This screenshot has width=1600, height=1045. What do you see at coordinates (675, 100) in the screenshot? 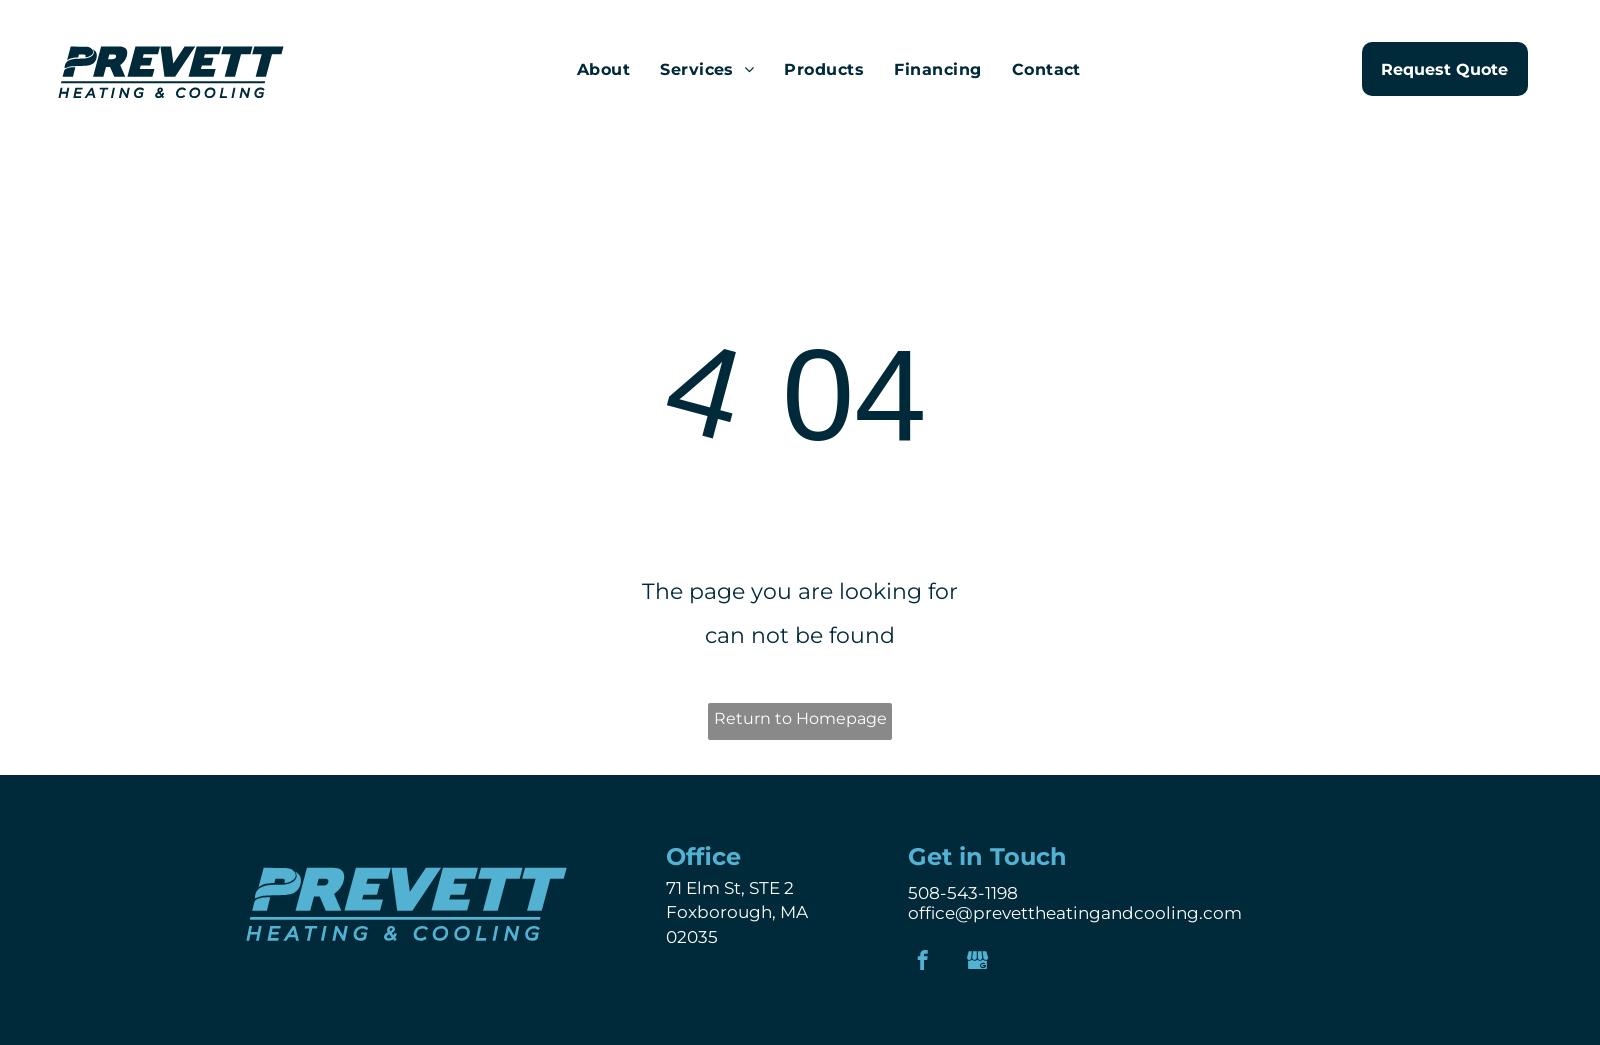
I see `'Heating'` at bounding box center [675, 100].